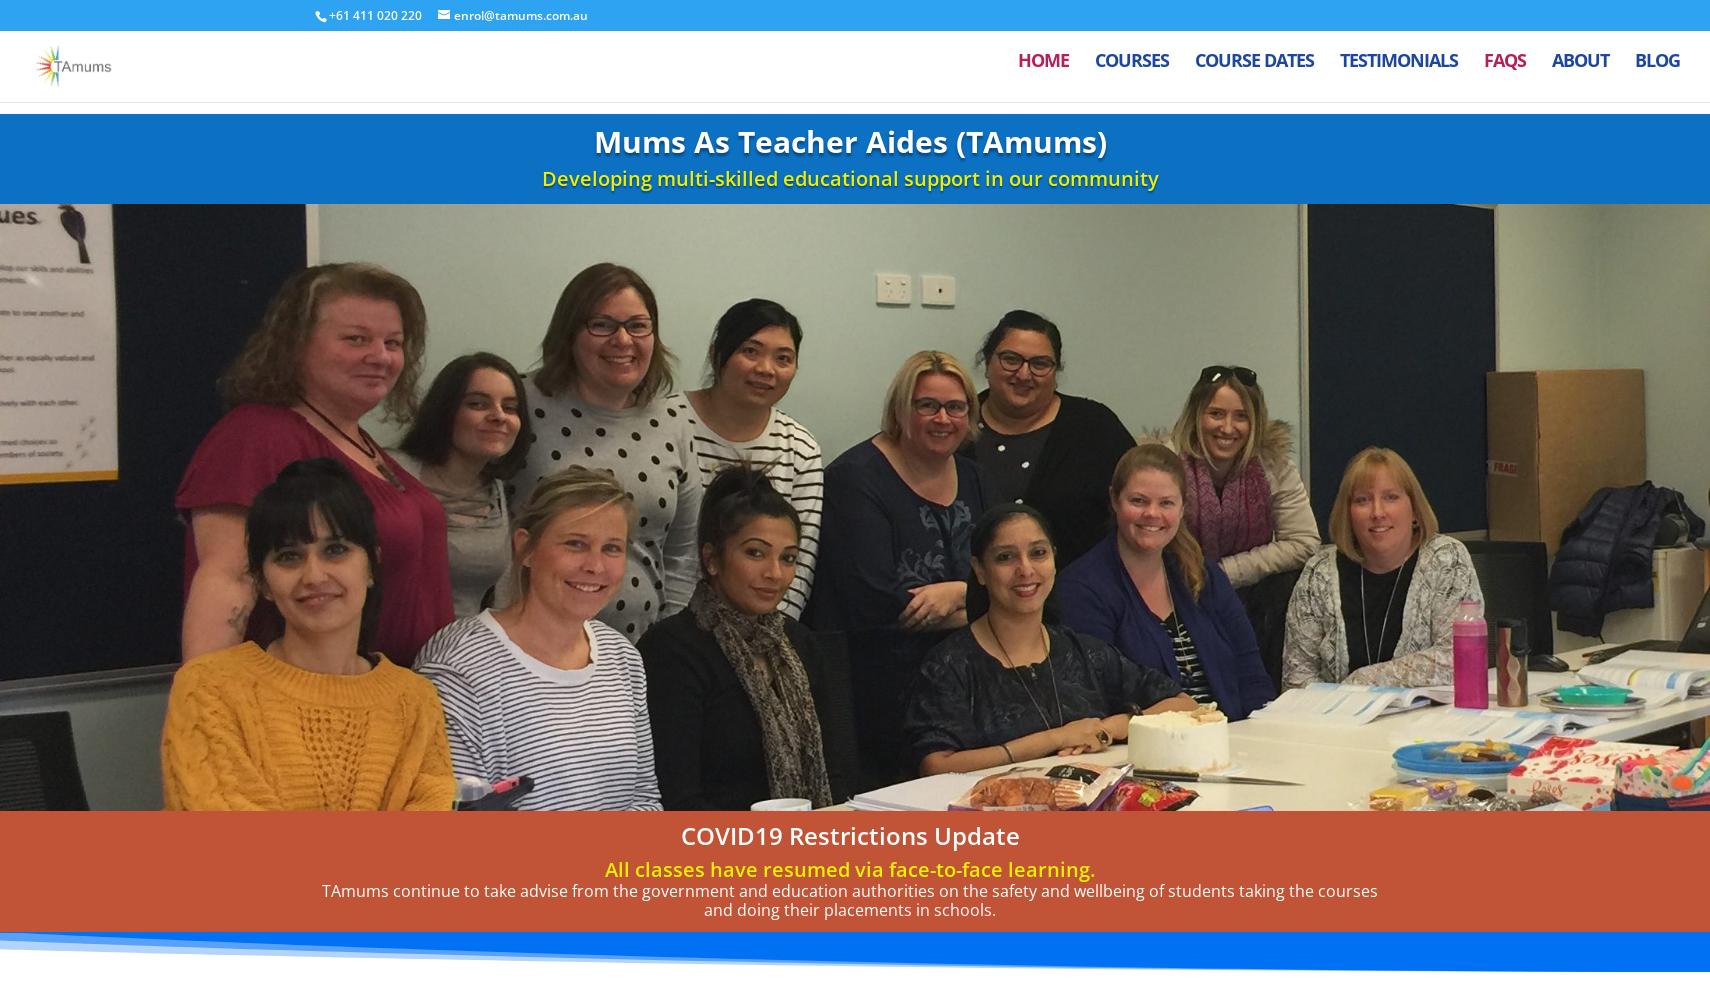  What do you see at coordinates (1131, 72) in the screenshot?
I see `'Courses'` at bounding box center [1131, 72].